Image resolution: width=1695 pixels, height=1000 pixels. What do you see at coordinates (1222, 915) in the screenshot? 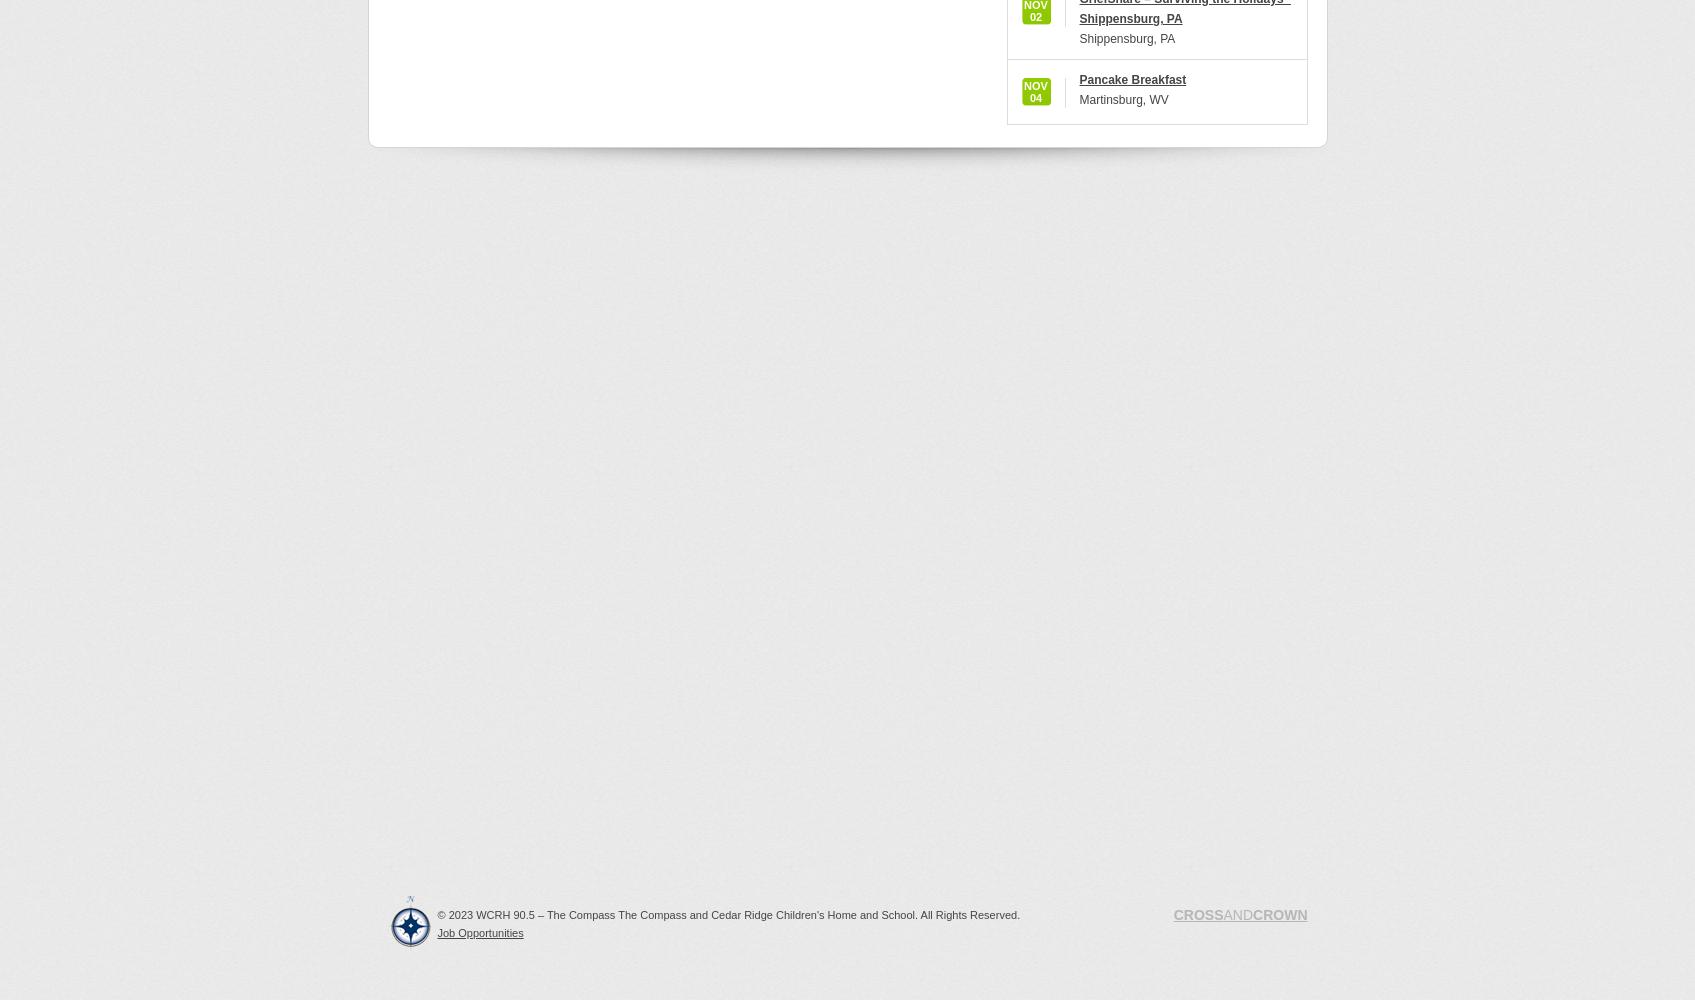
I see `'AND'` at bounding box center [1222, 915].